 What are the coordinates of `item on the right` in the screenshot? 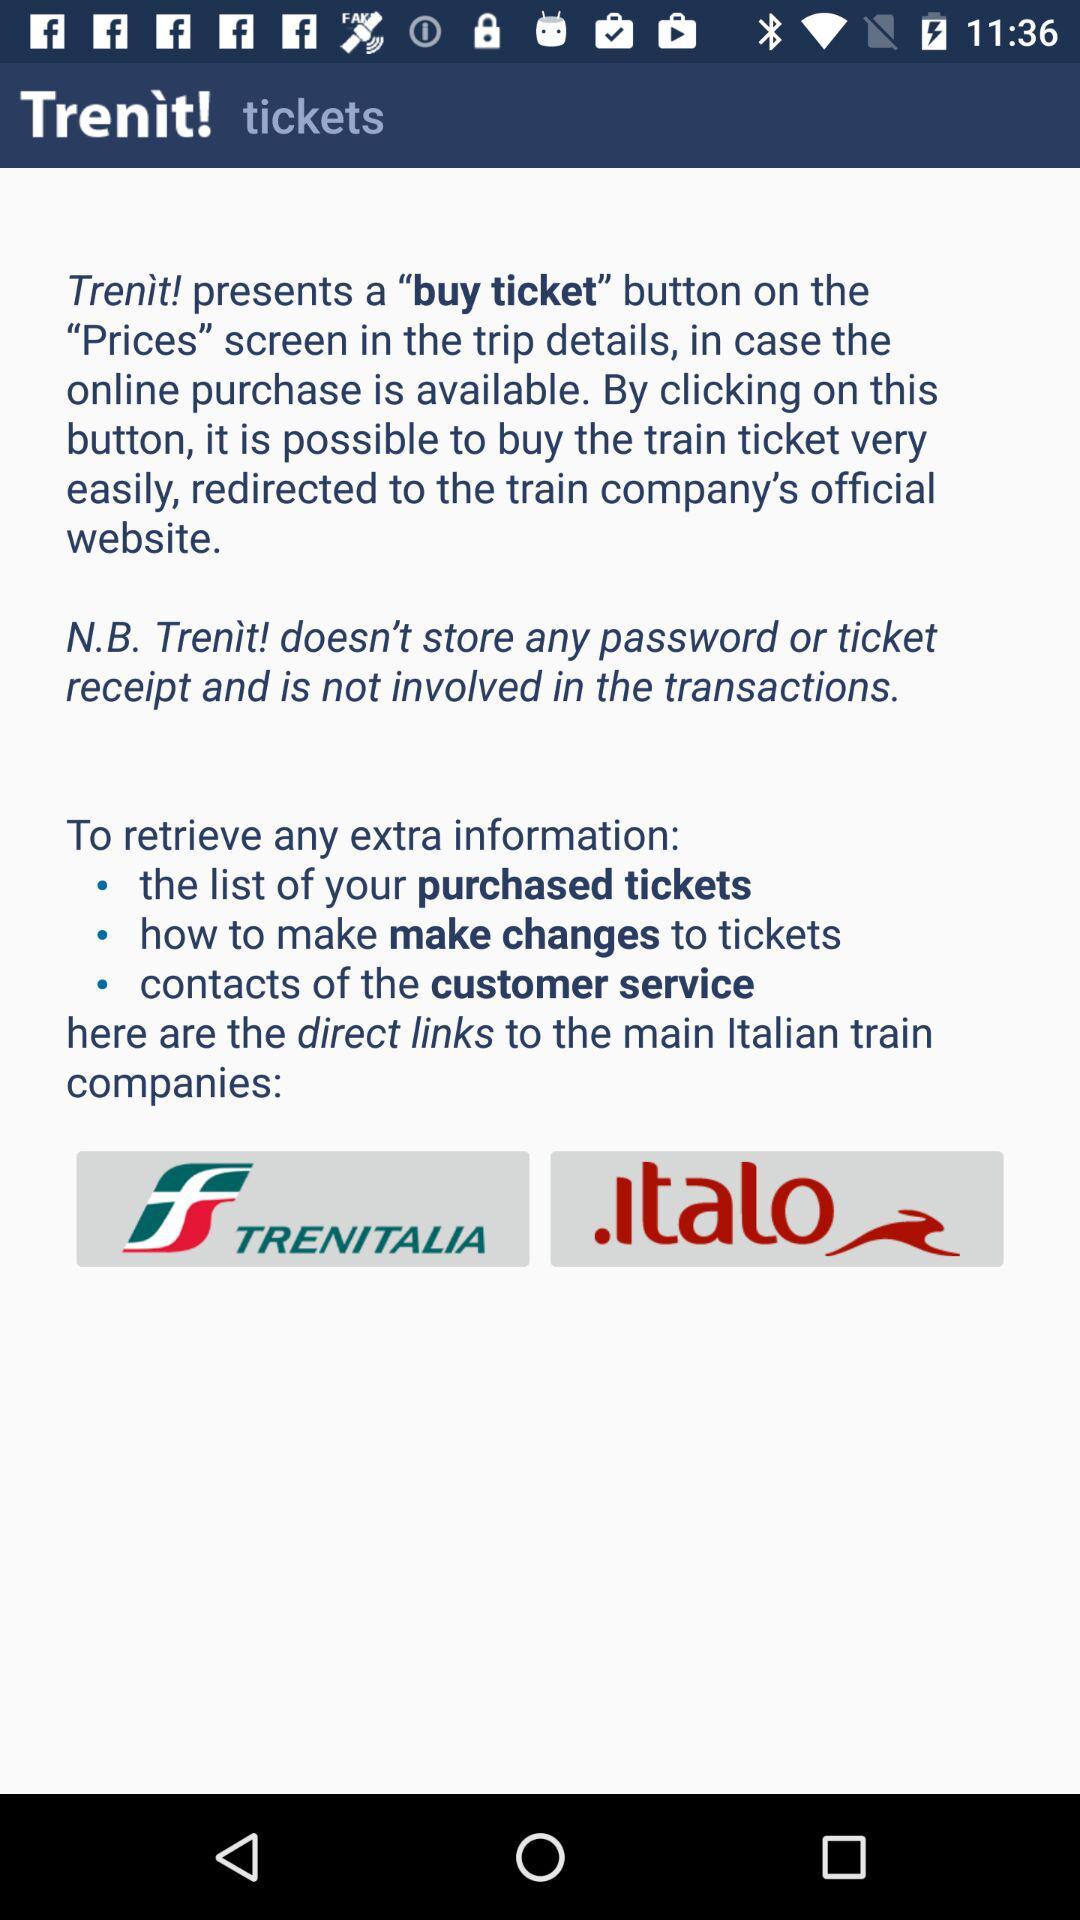 It's located at (775, 1208).